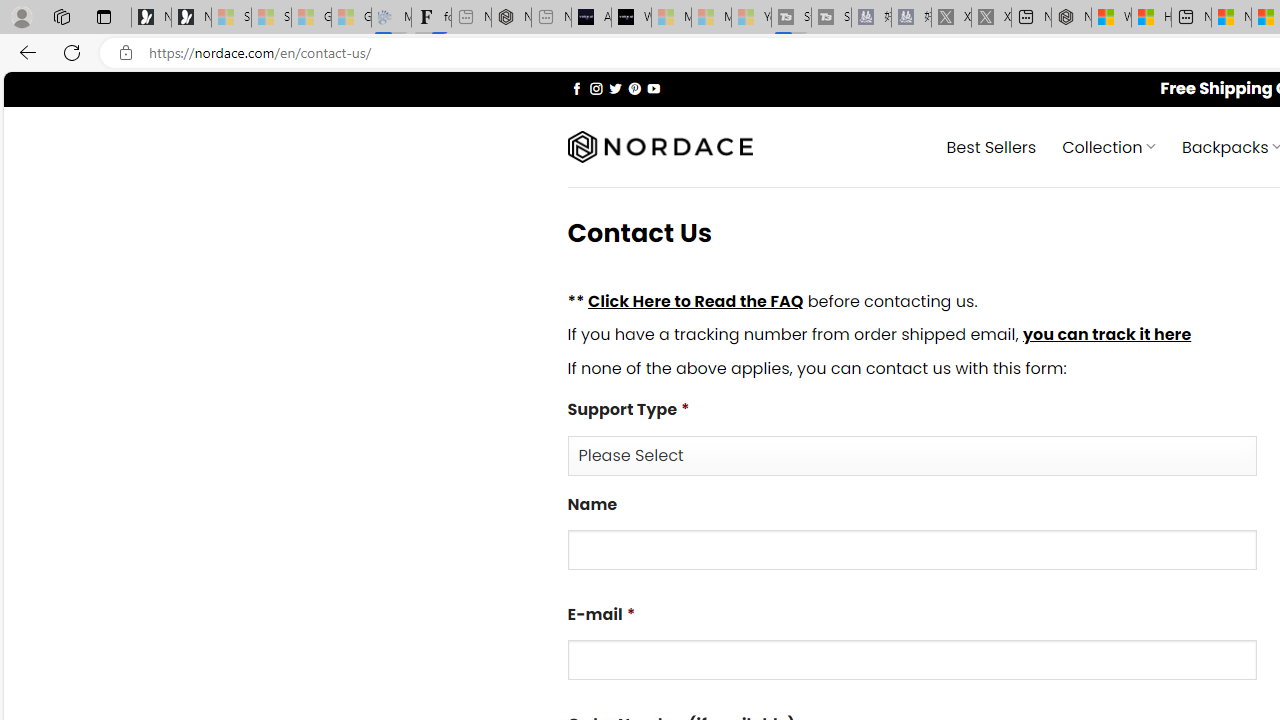  What do you see at coordinates (911, 550) in the screenshot?
I see `'Name'` at bounding box center [911, 550].